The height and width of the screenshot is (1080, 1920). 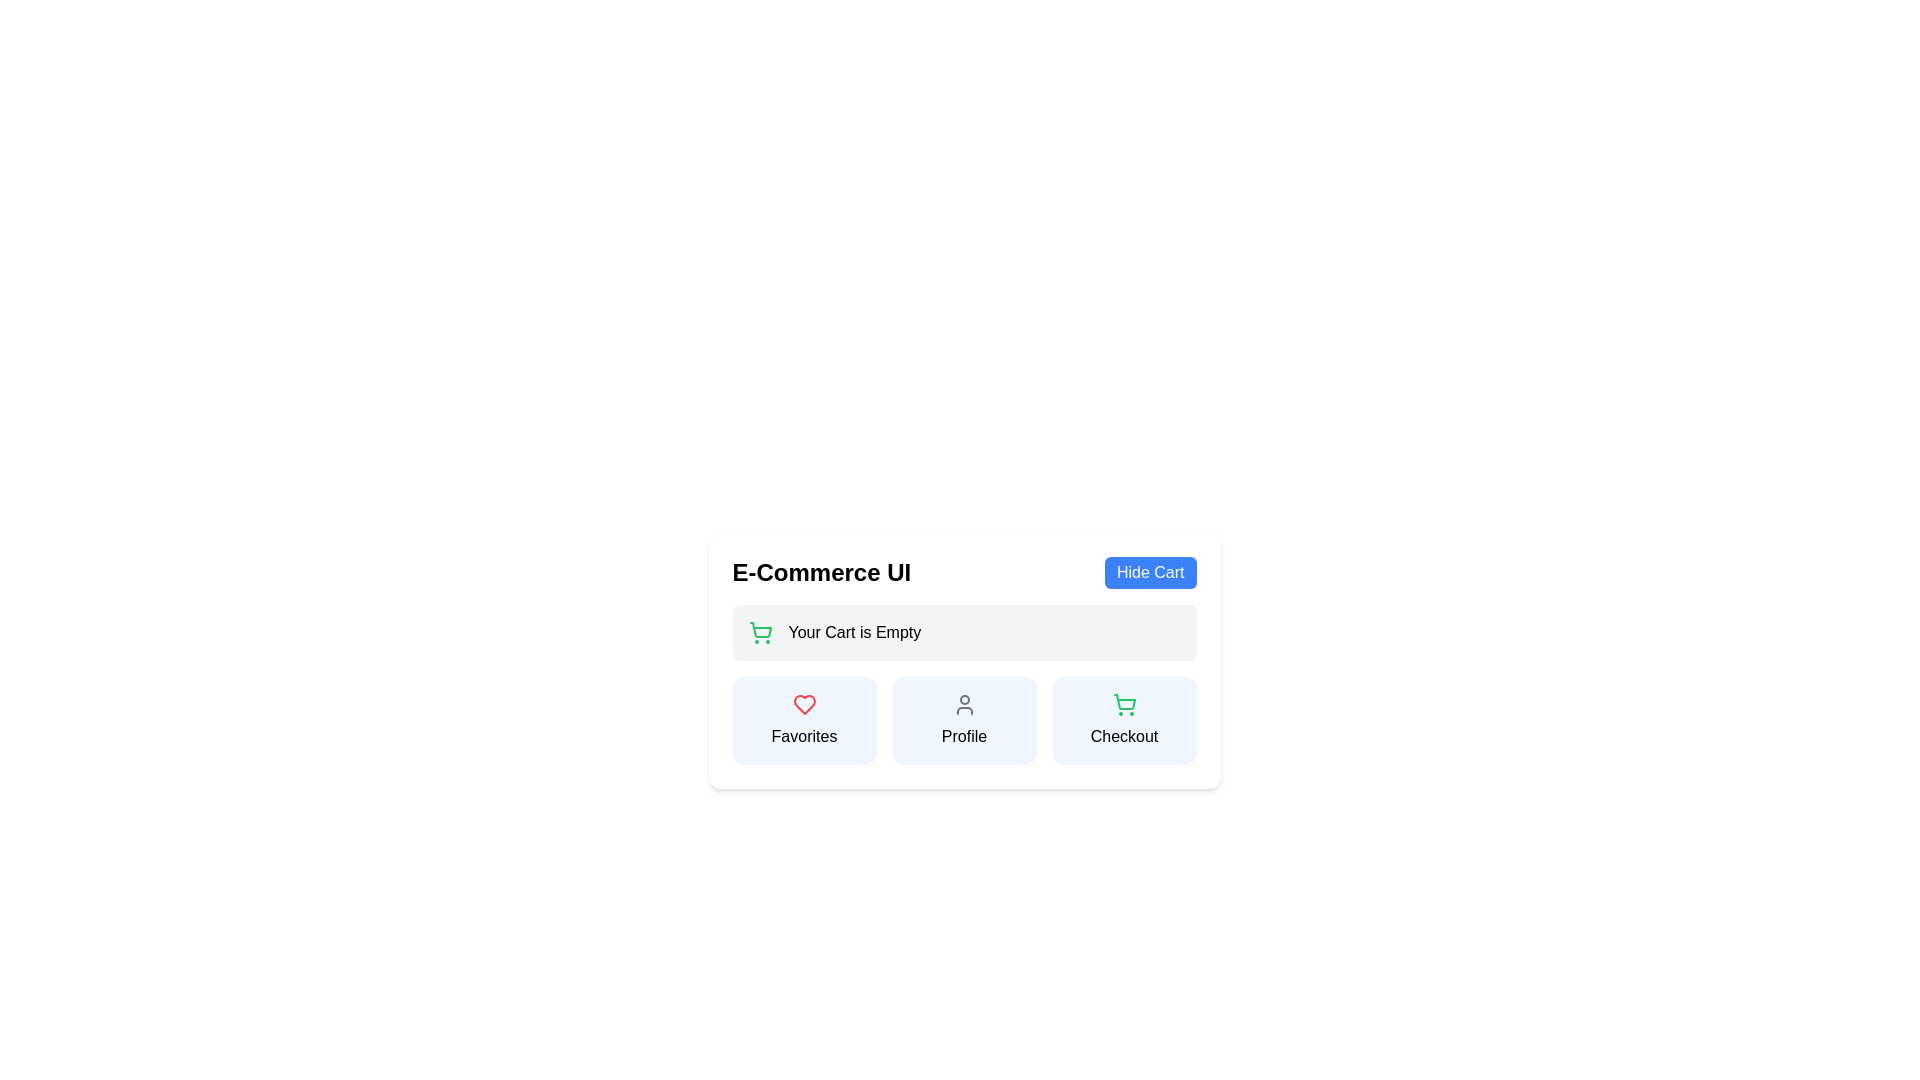 What do you see at coordinates (964, 721) in the screenshot?
I see `the 'Profile' button` at bounding box center [964, 721].